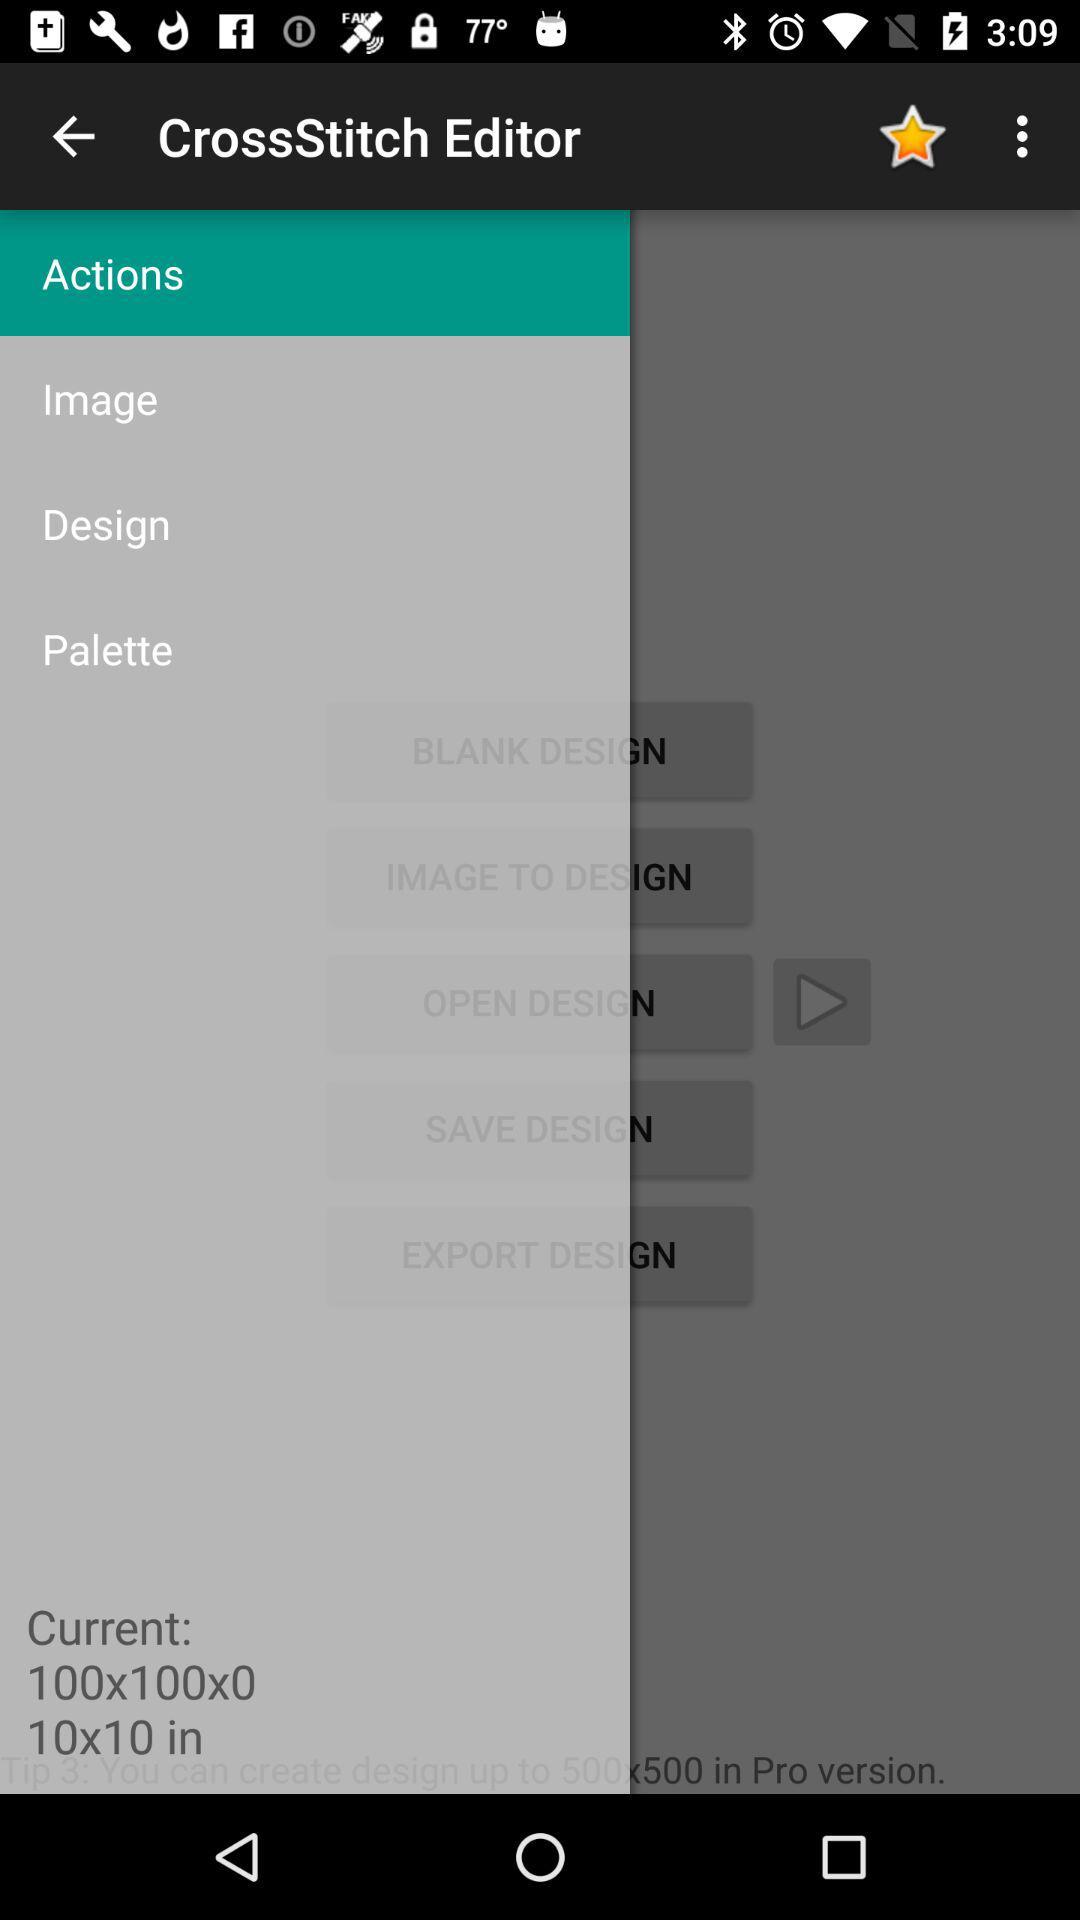  What do you see at coordinates (538, 1128) in the screenshot?
I see `item above export design` at bounding box center [538, 1128].